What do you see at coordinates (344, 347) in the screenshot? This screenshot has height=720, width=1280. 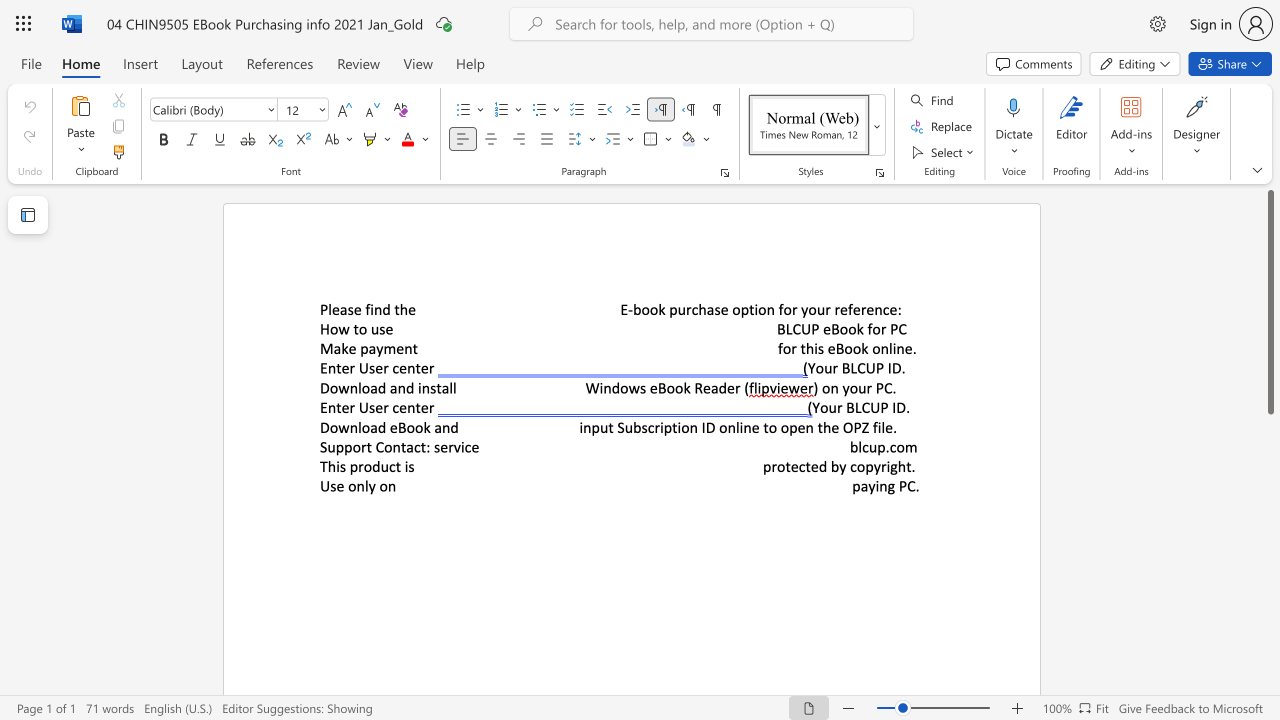 I see `the 1th character "k" in the text` at bounding box center [344, 347].